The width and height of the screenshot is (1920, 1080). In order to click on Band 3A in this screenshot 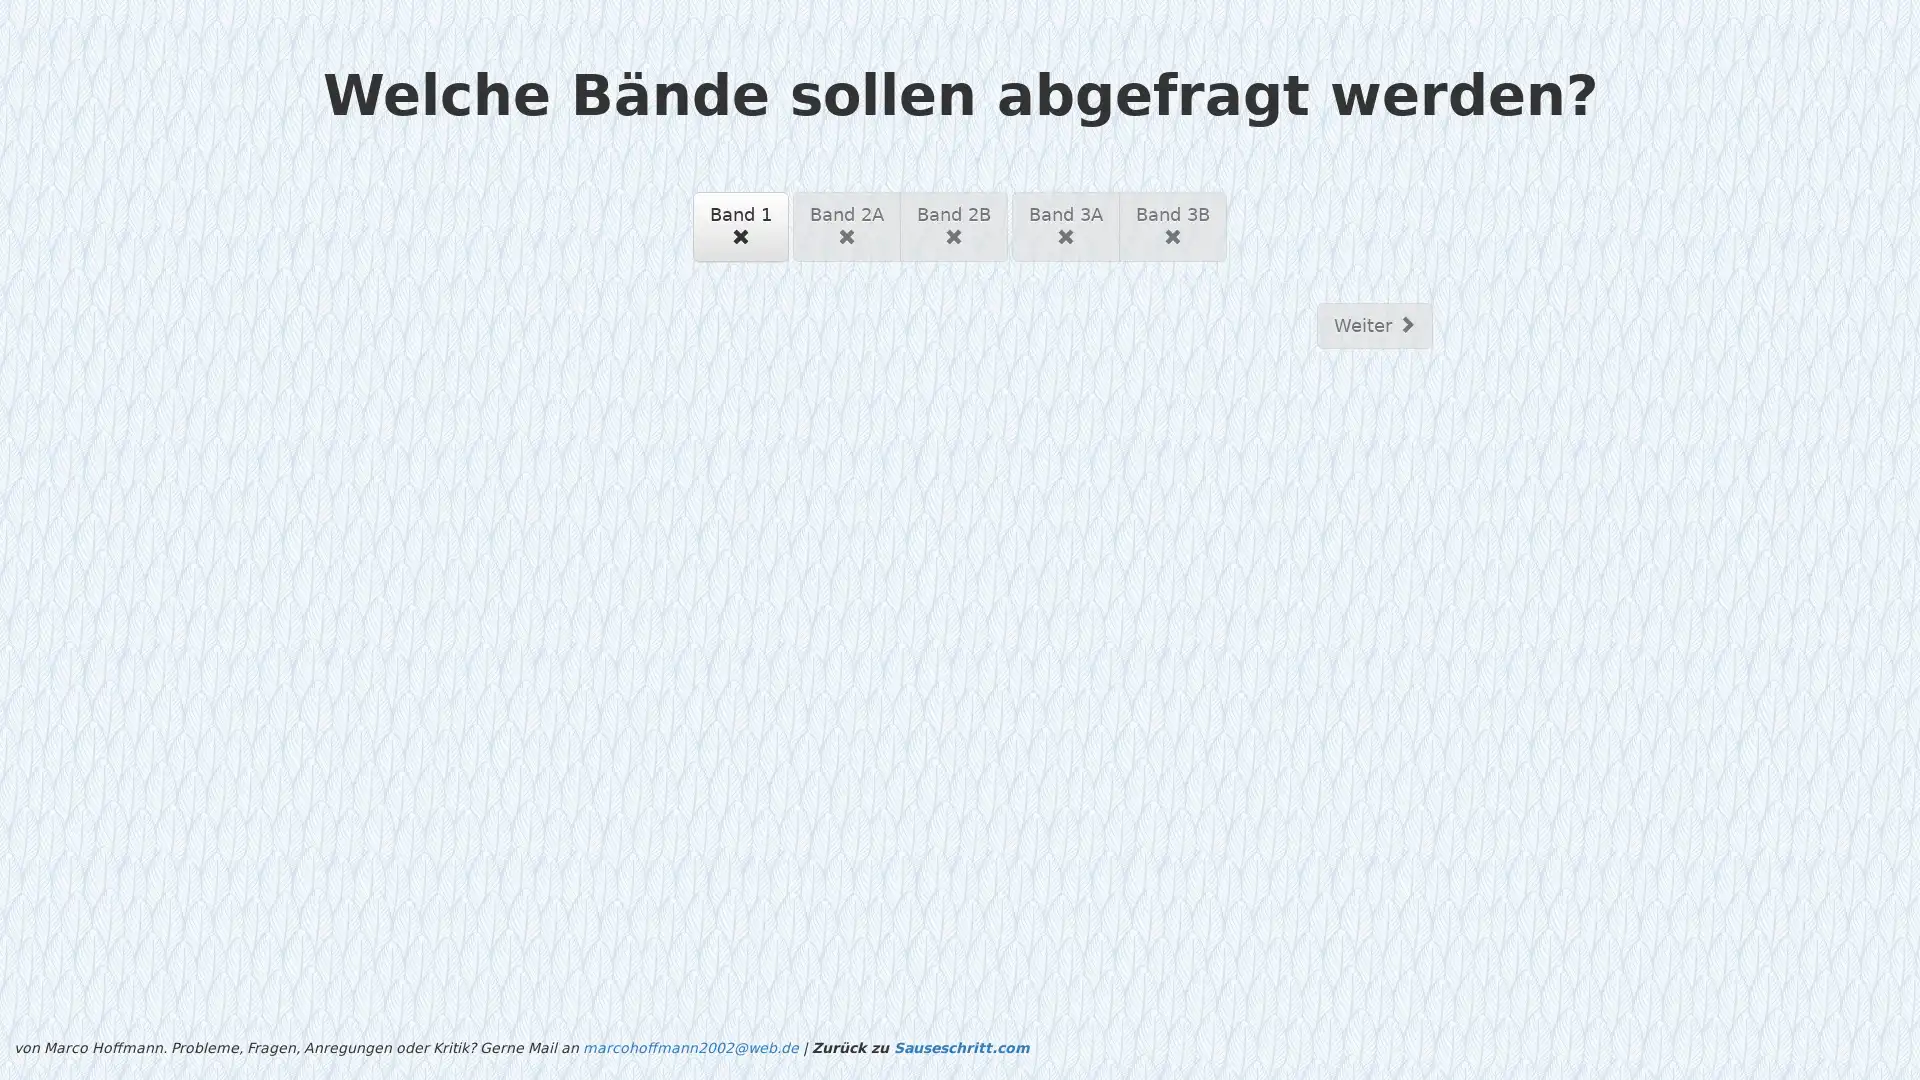, I will do `click(1064, 226)`.